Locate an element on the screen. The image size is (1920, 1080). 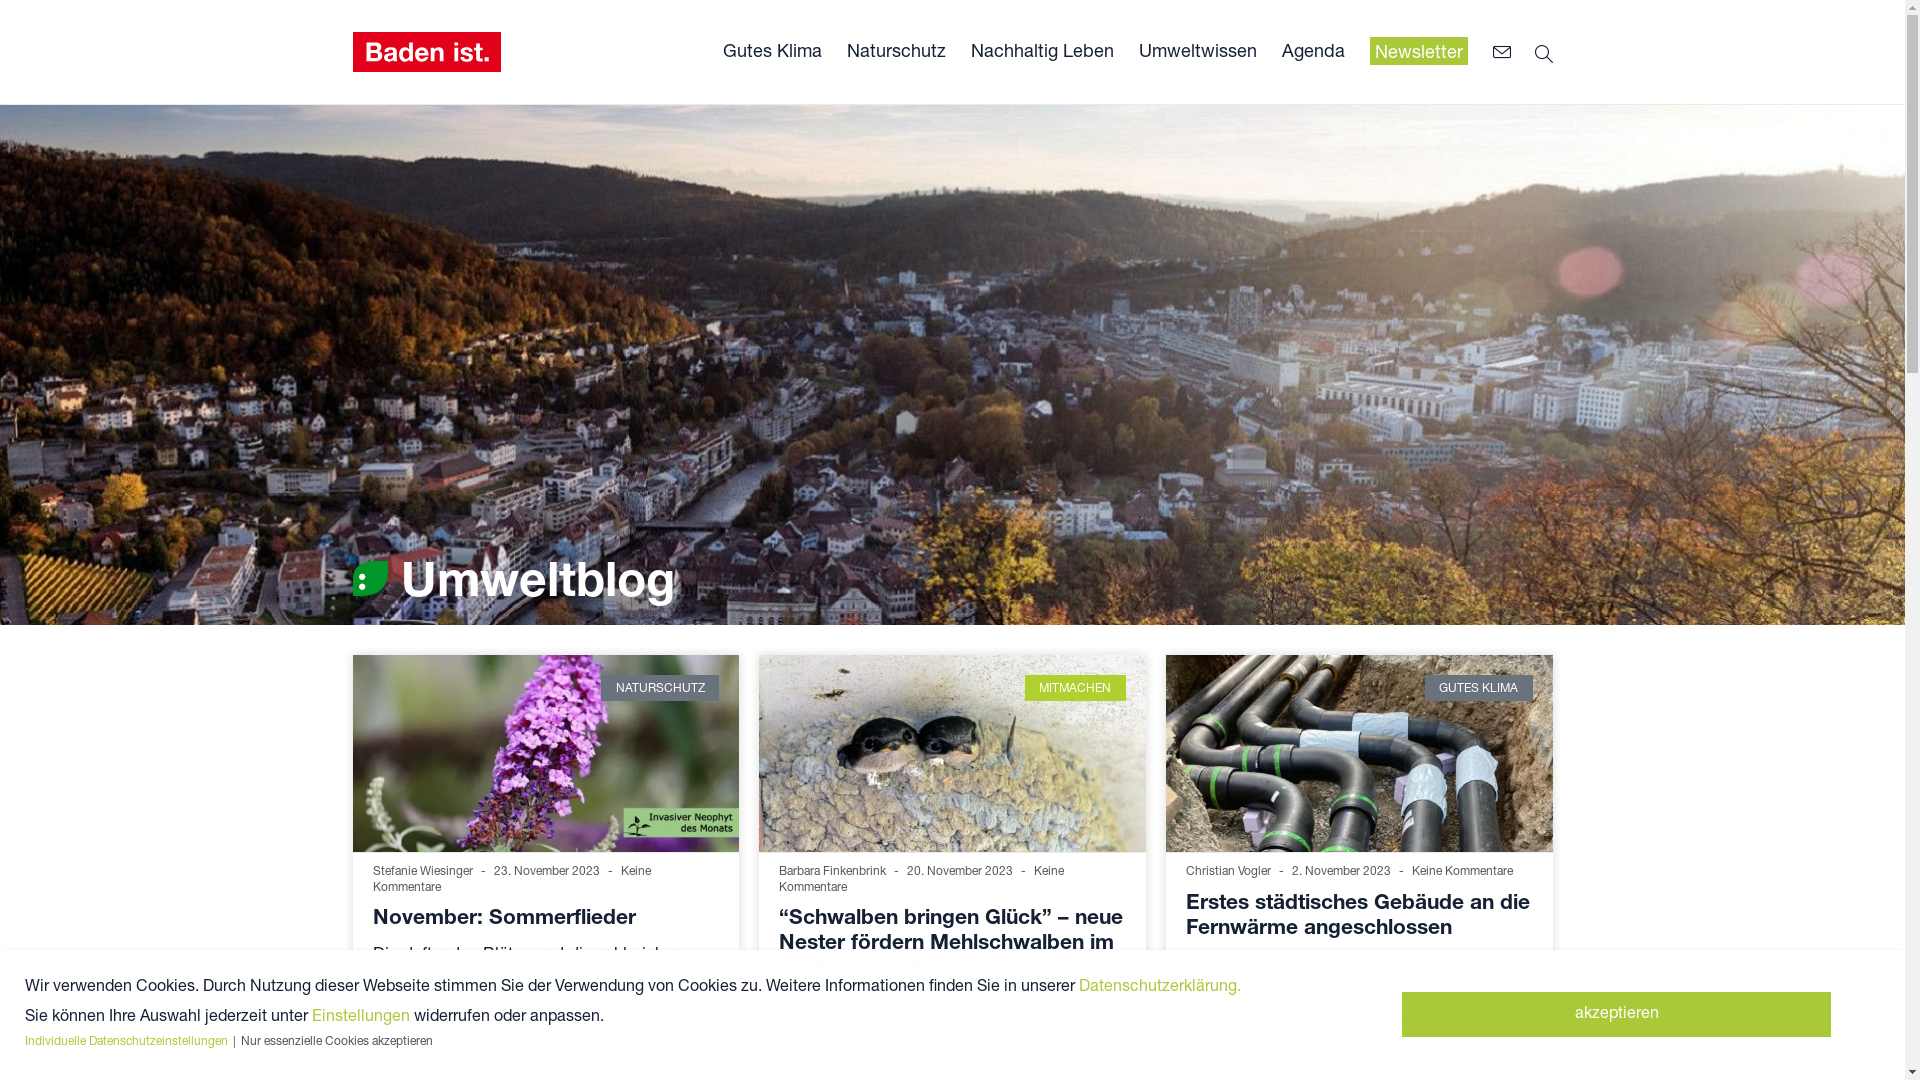
'Individuelle Datenschutzeinstellungen' is located at coordinates (24, 1039).